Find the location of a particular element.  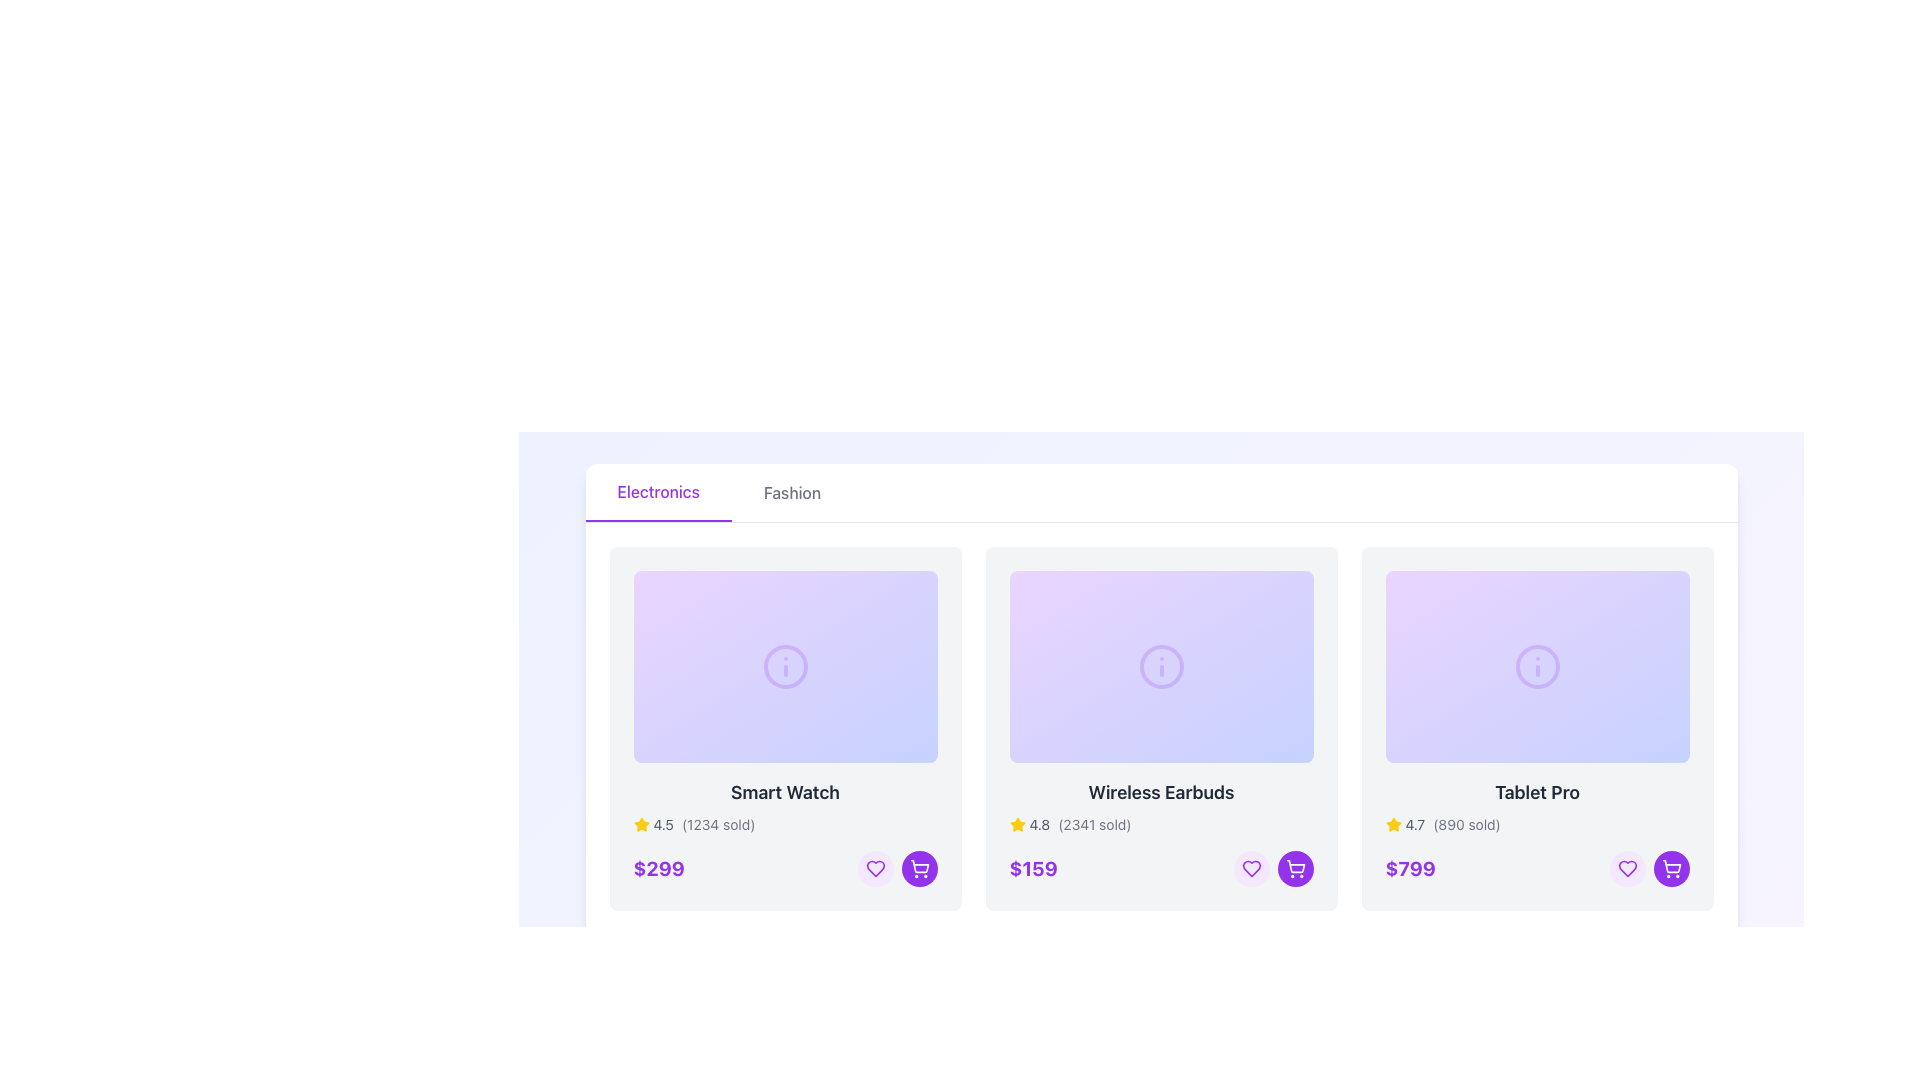

the heart icon with a purple outline located in the bottom-right corner of the last card in the grid layout is located at coordinates (1627, 867).